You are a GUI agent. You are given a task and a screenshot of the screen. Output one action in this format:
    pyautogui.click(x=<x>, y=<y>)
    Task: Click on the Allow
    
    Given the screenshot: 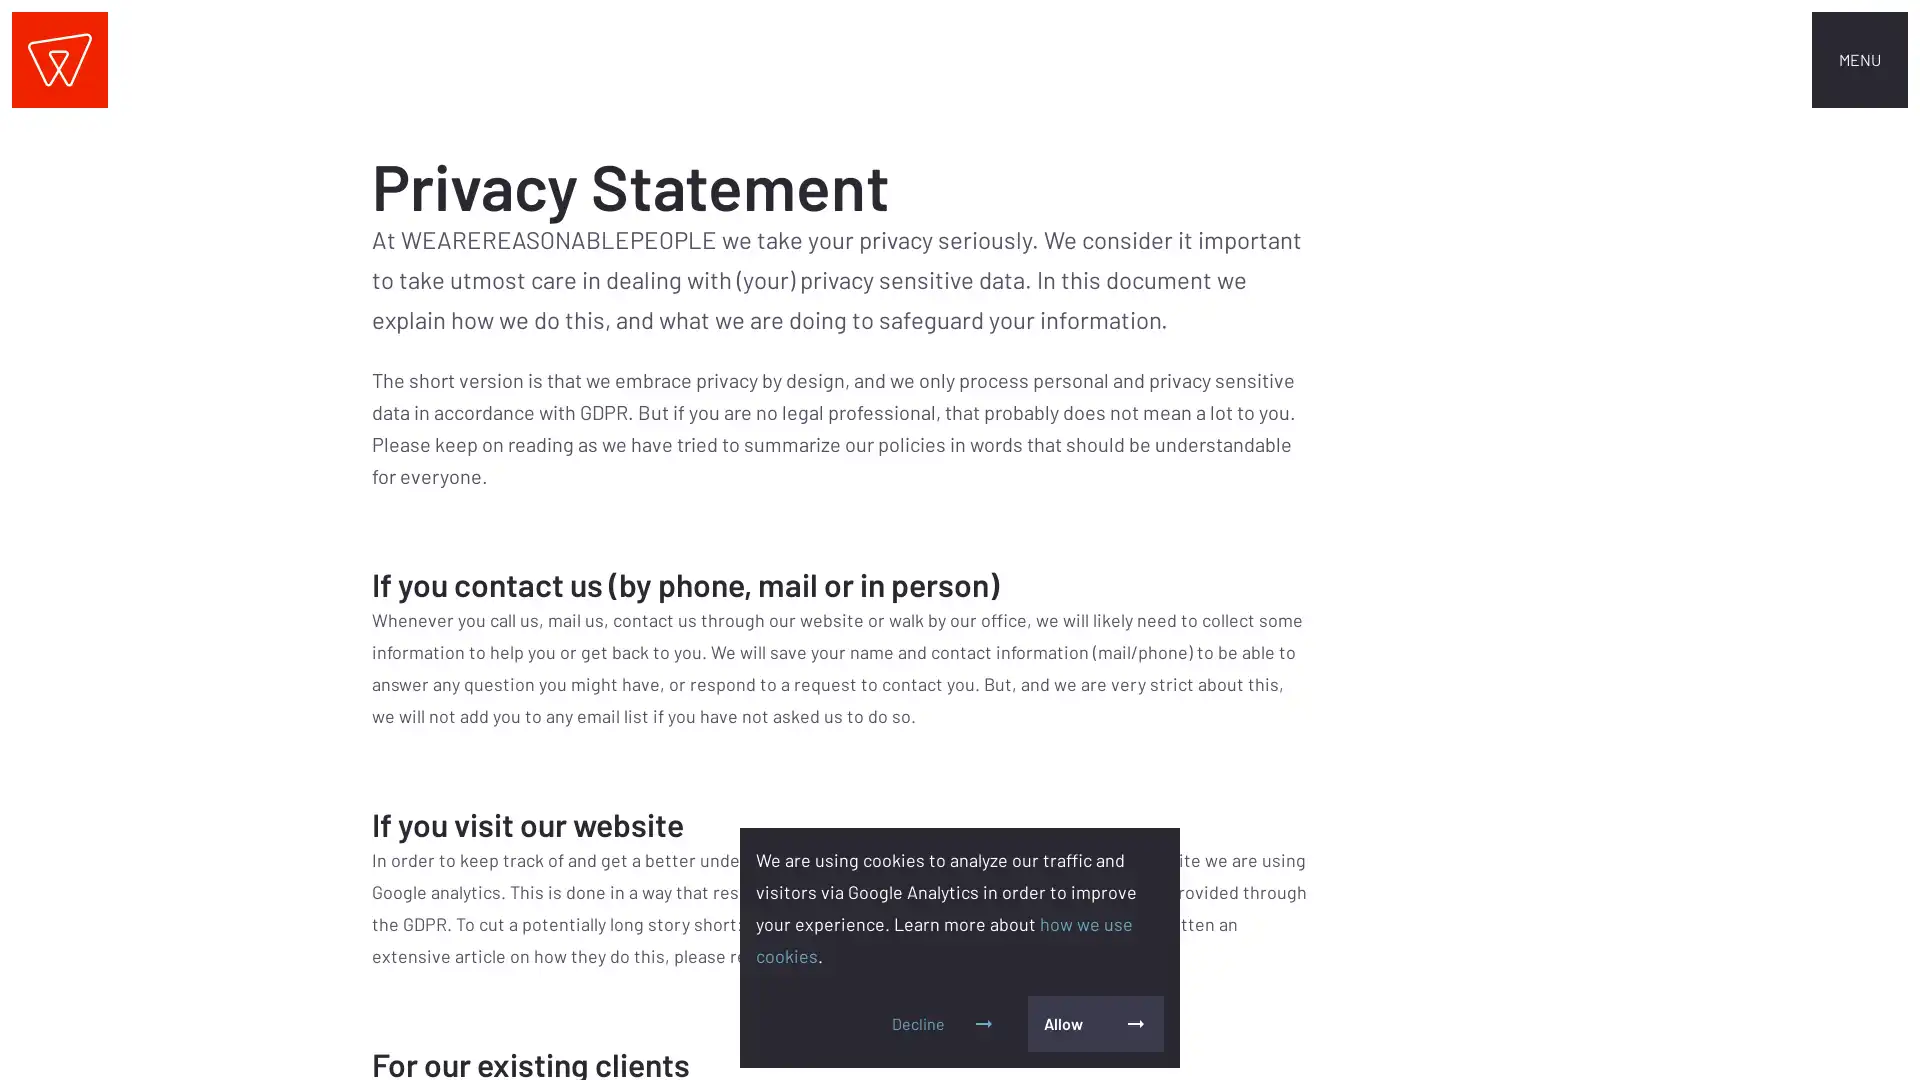 What is the action you would take?
    pyautogui.click(x=1094, y=1023)
    